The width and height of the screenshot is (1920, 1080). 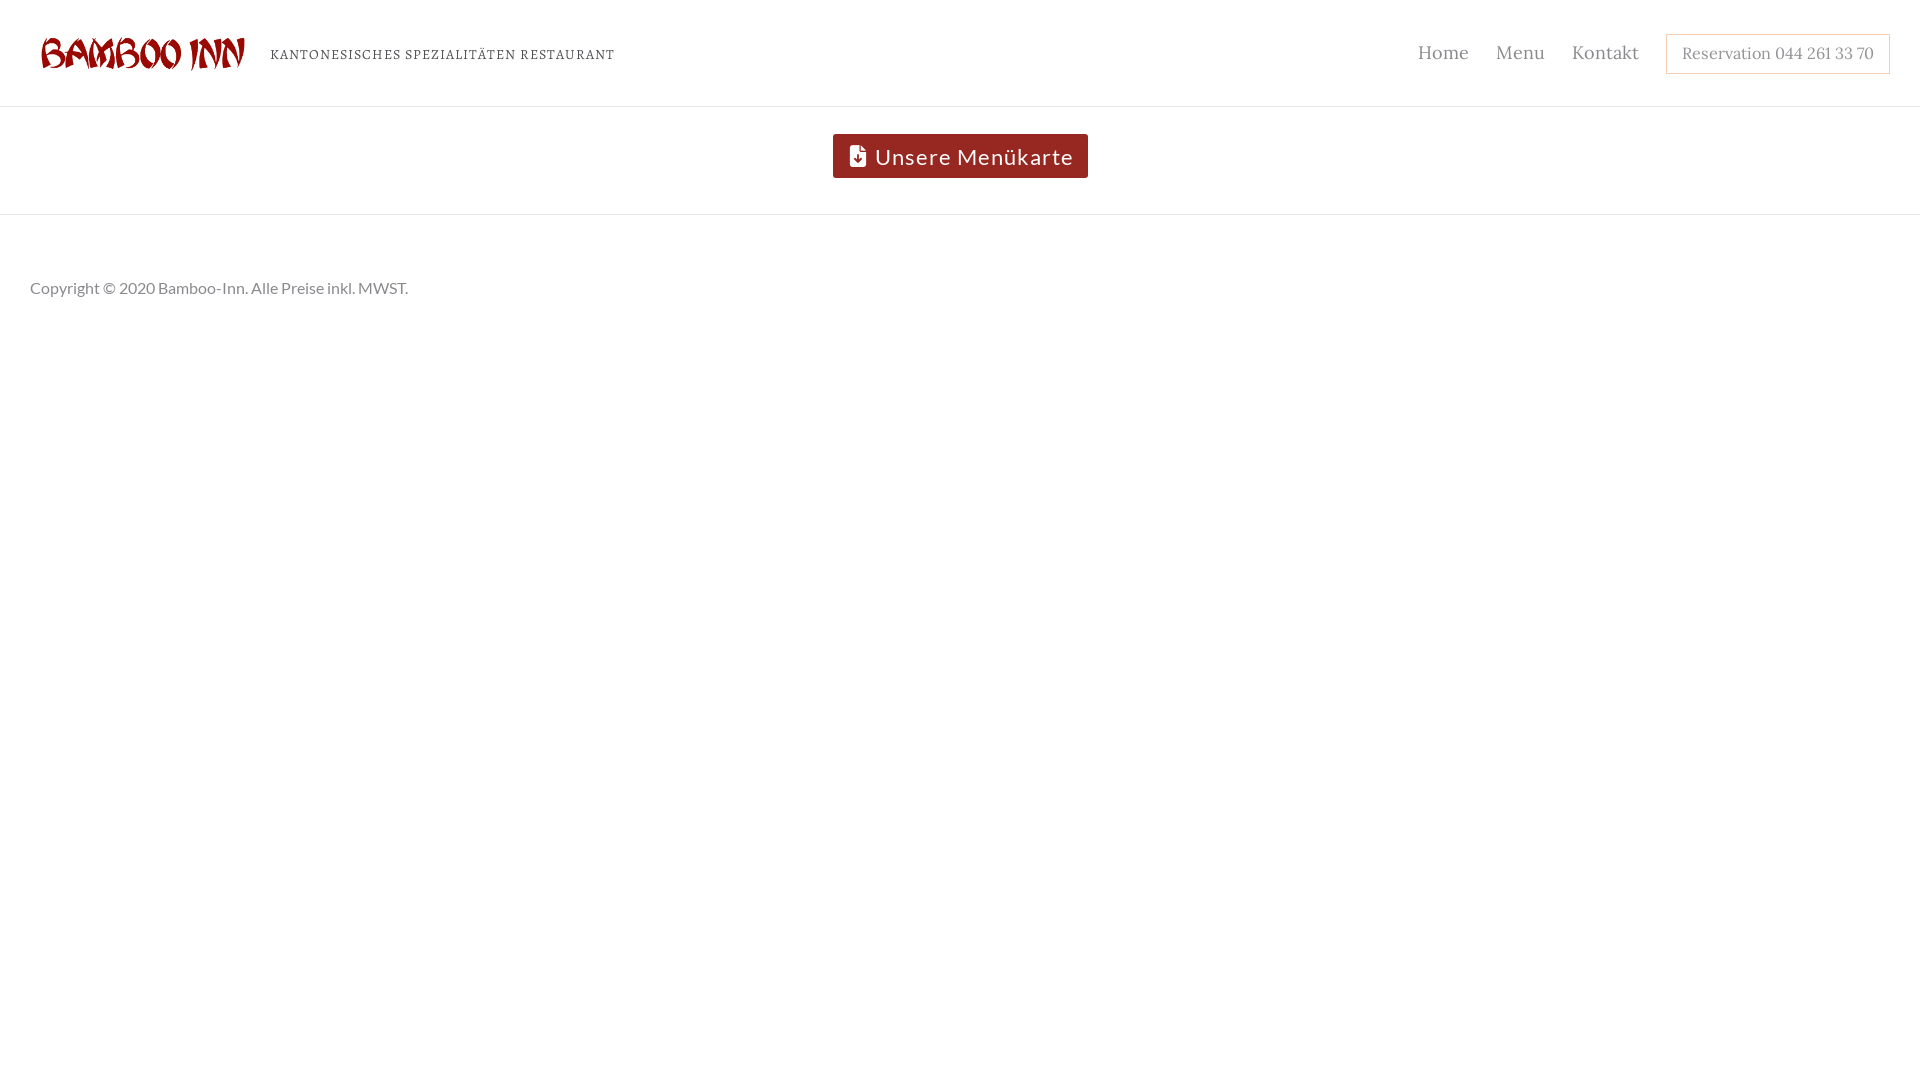 What do you see at coordinates (1605, 52) in the screenshot?
I see `'Kontakt'` at bounding box center [1605, 52].